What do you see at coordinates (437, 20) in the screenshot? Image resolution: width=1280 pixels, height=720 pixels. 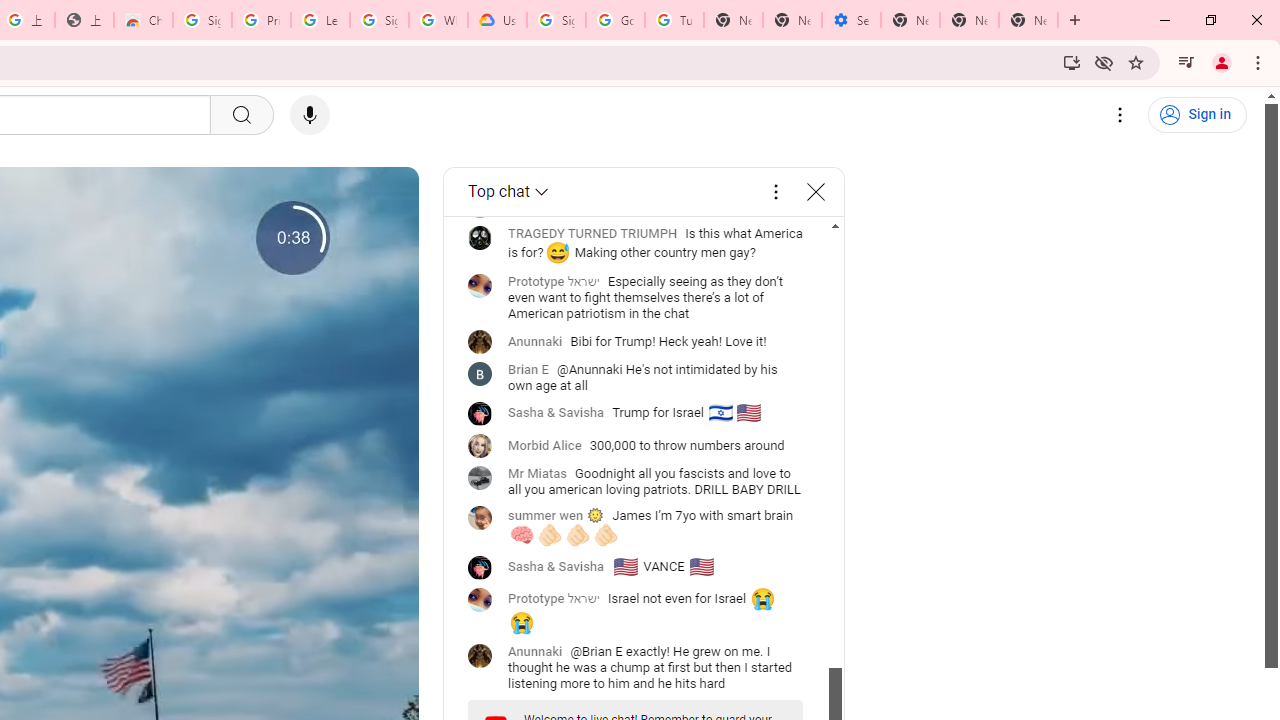 I see `'Who are Google'` at bounding box center [437, 20].